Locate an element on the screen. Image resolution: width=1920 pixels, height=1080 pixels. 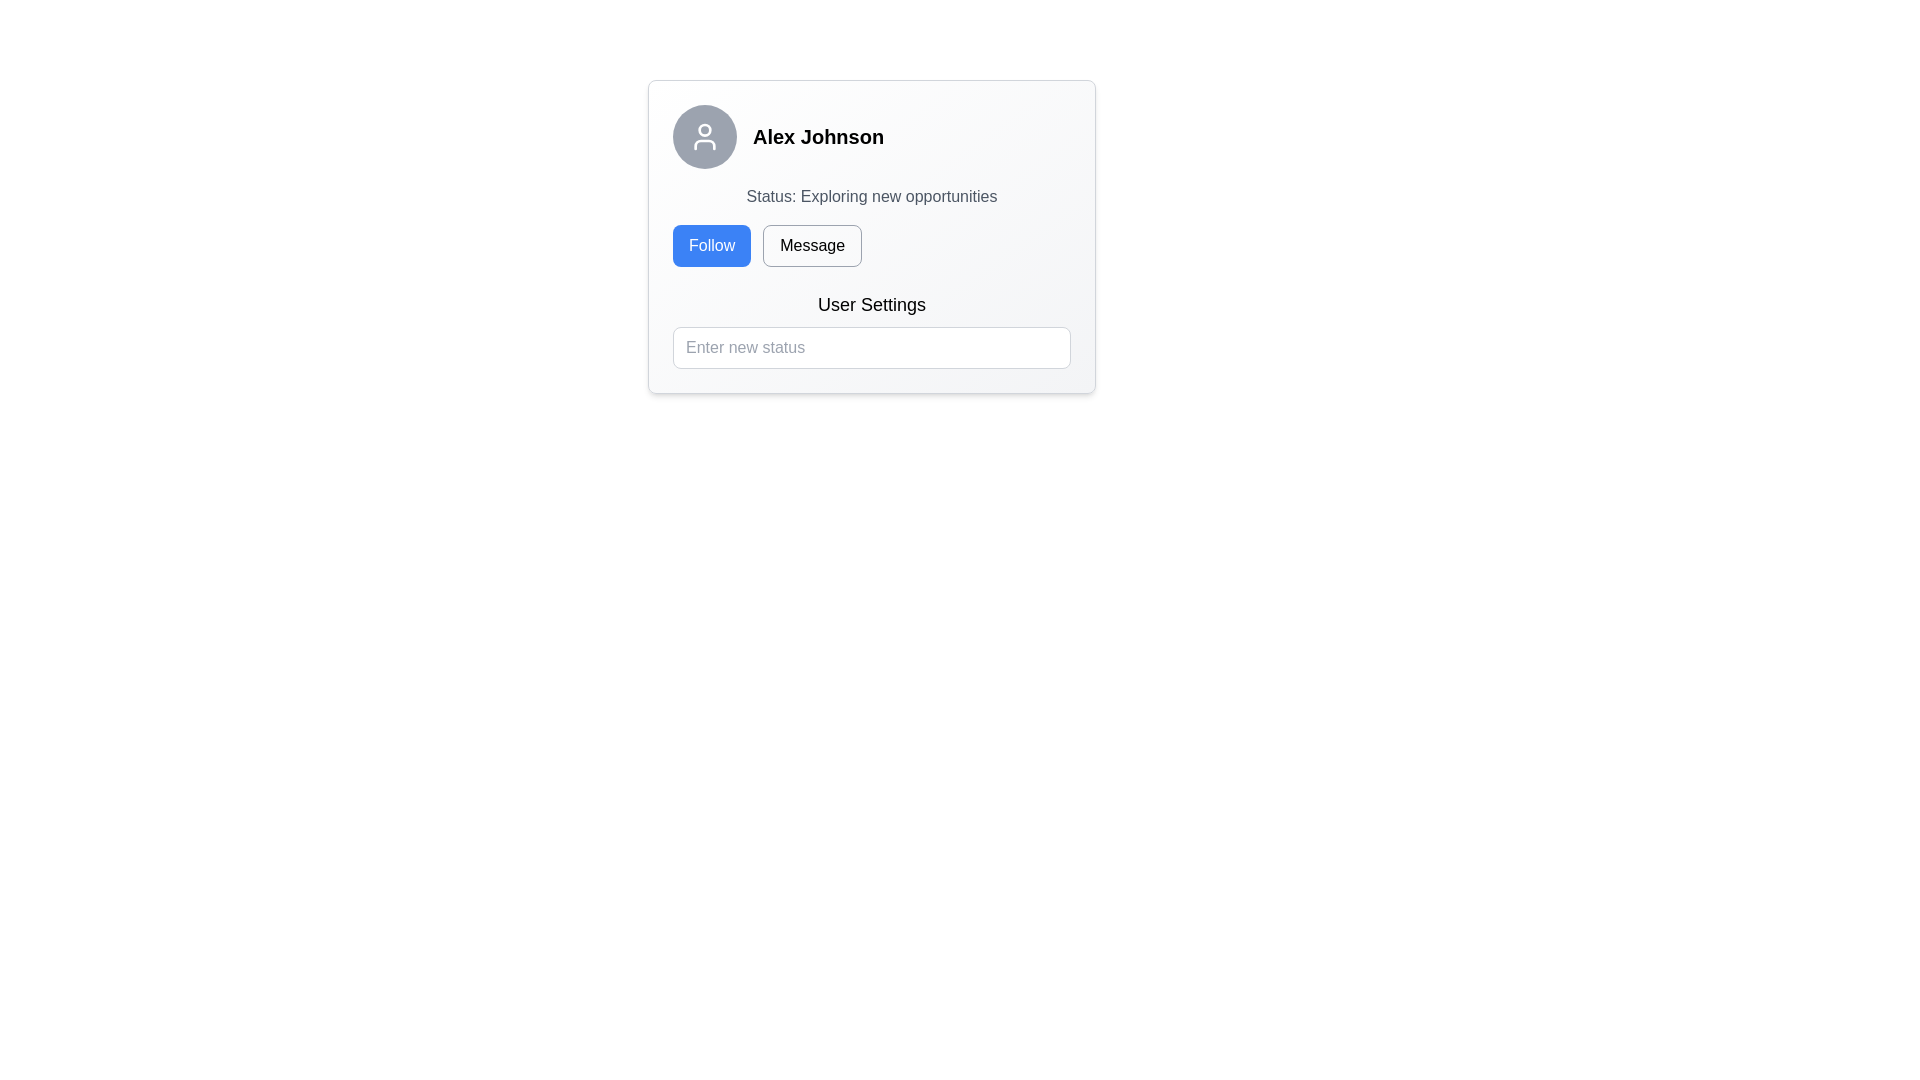
the user's profile summary panel, which displays the user's name, status, and interactive options for following or messaging is located at coordinates (872, 235).